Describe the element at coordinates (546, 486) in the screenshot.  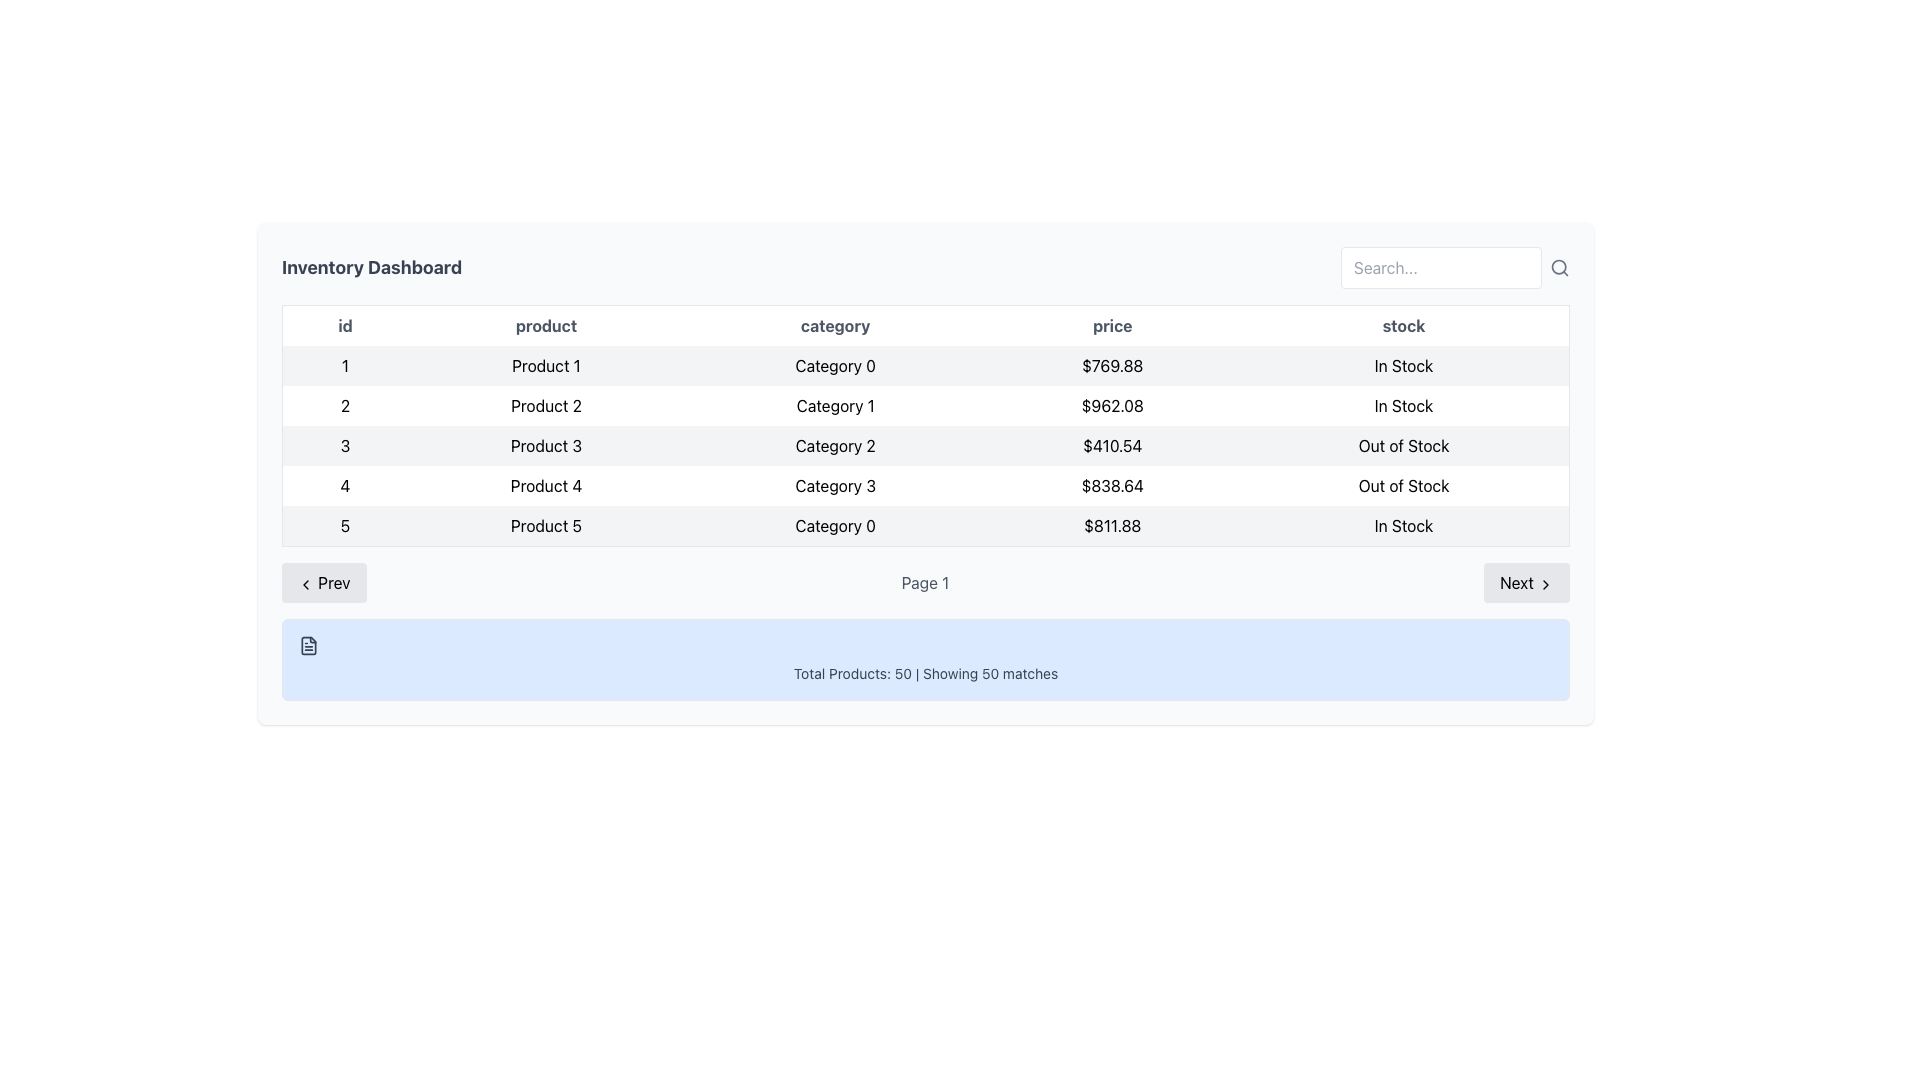
I see `the text display cell in the 'product' column of the fourth row containing the text 'Product 4'` at that location.